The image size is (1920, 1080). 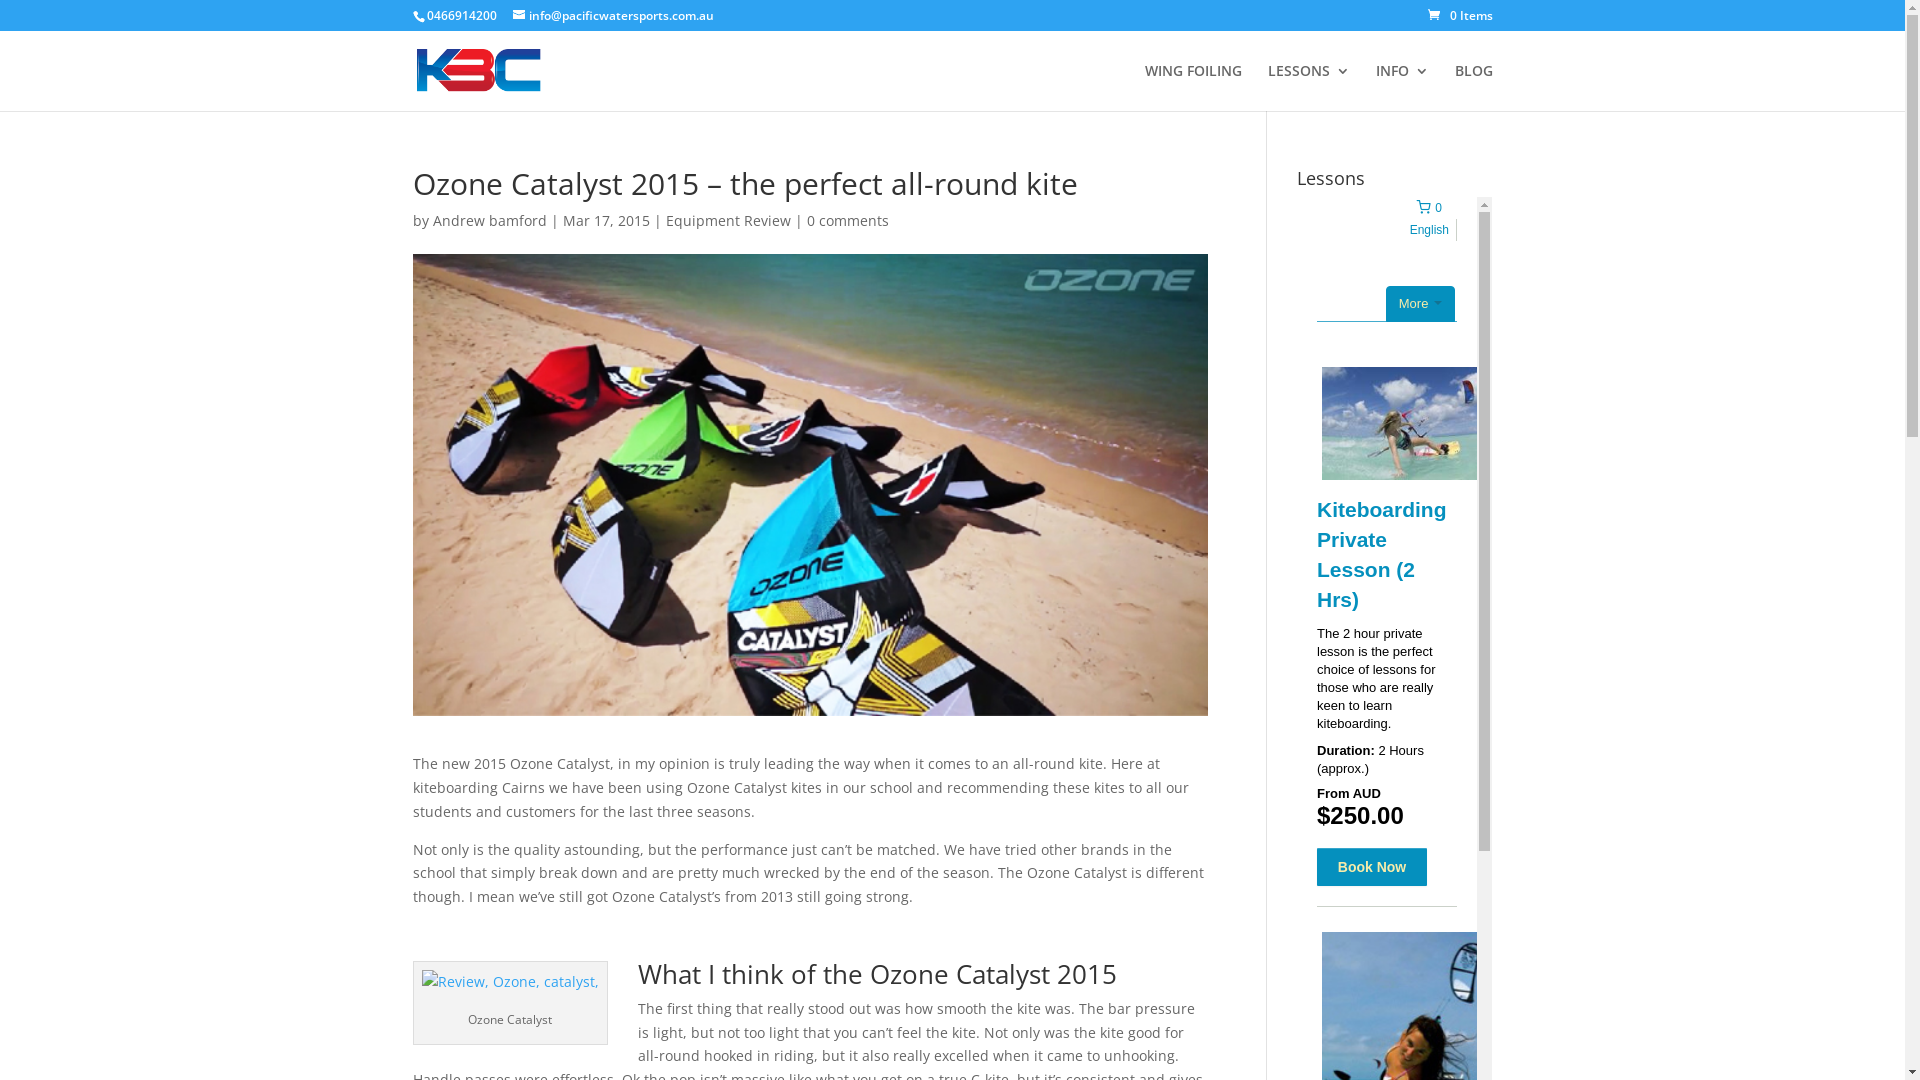 I want to click on 'LESSONS', so click(x=1309, y=86).